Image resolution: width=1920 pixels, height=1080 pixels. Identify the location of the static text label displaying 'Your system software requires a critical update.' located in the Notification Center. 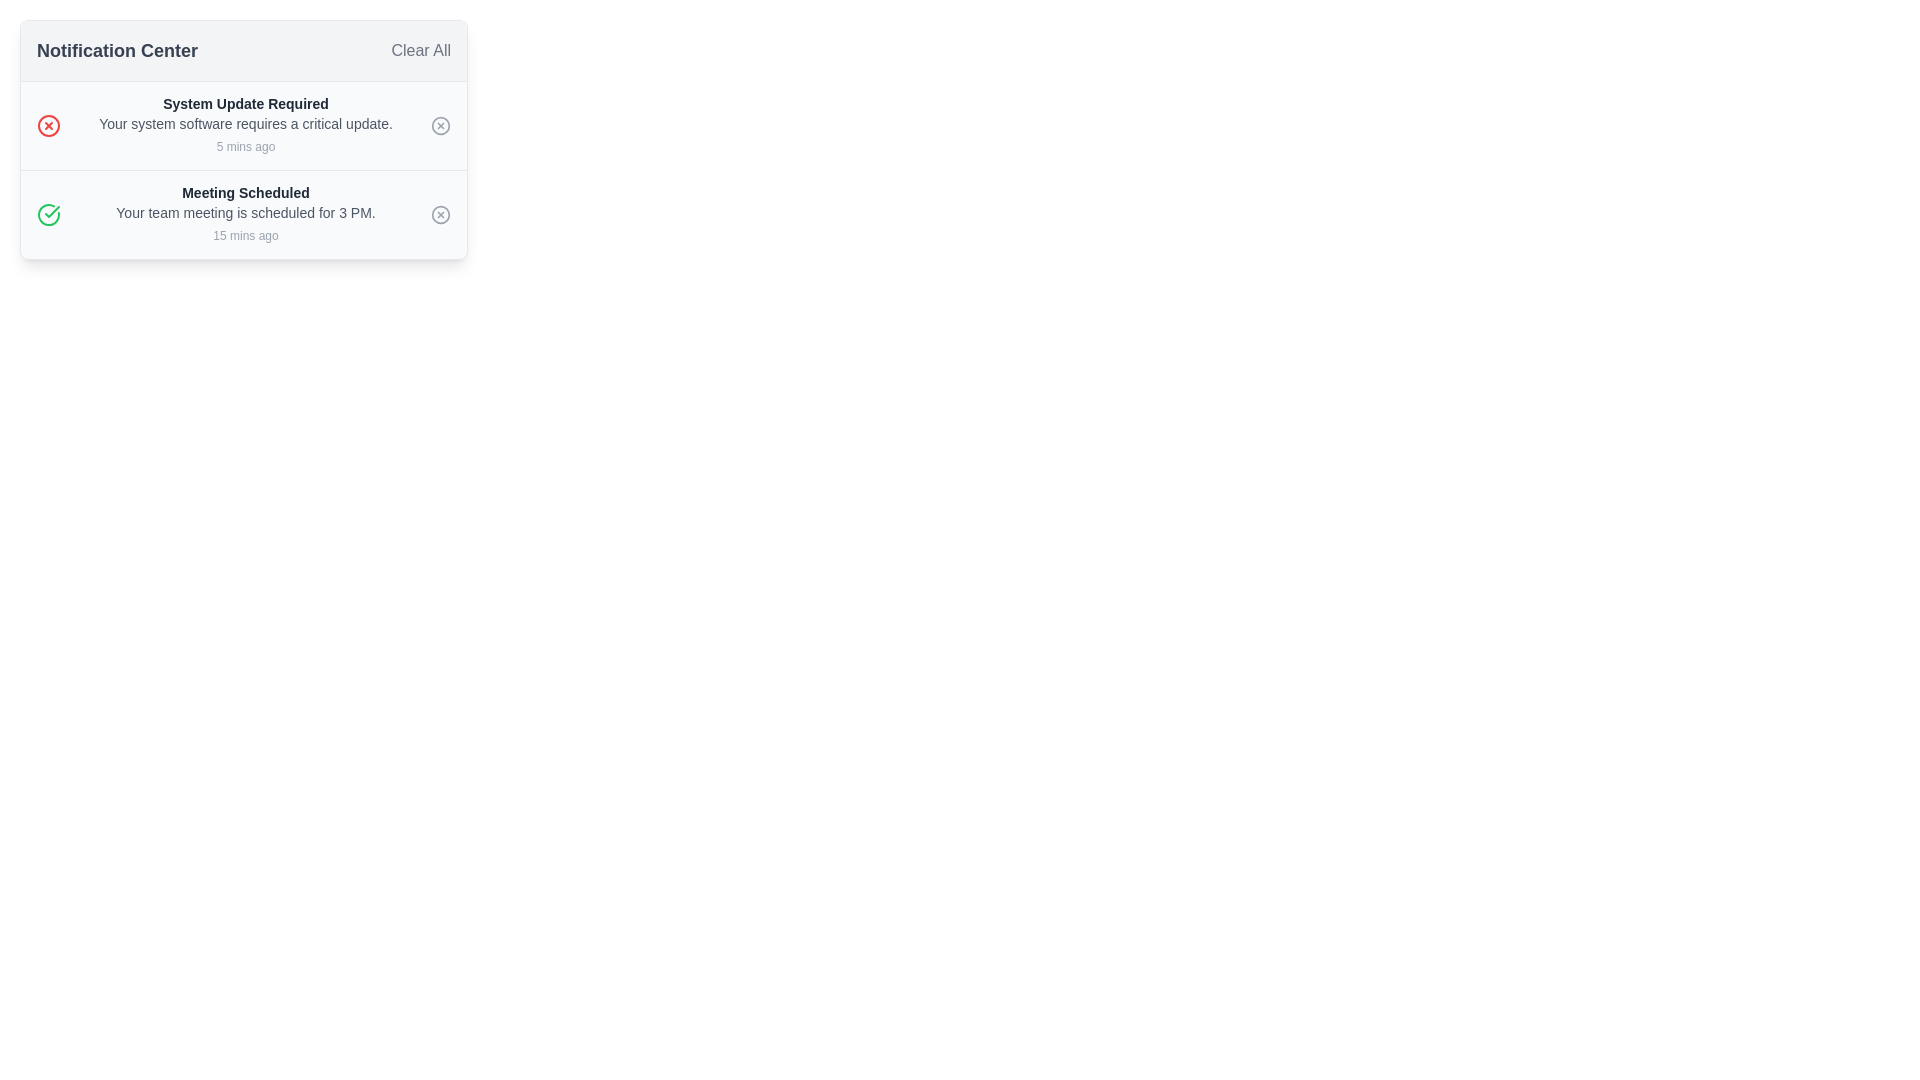
(244, 123).